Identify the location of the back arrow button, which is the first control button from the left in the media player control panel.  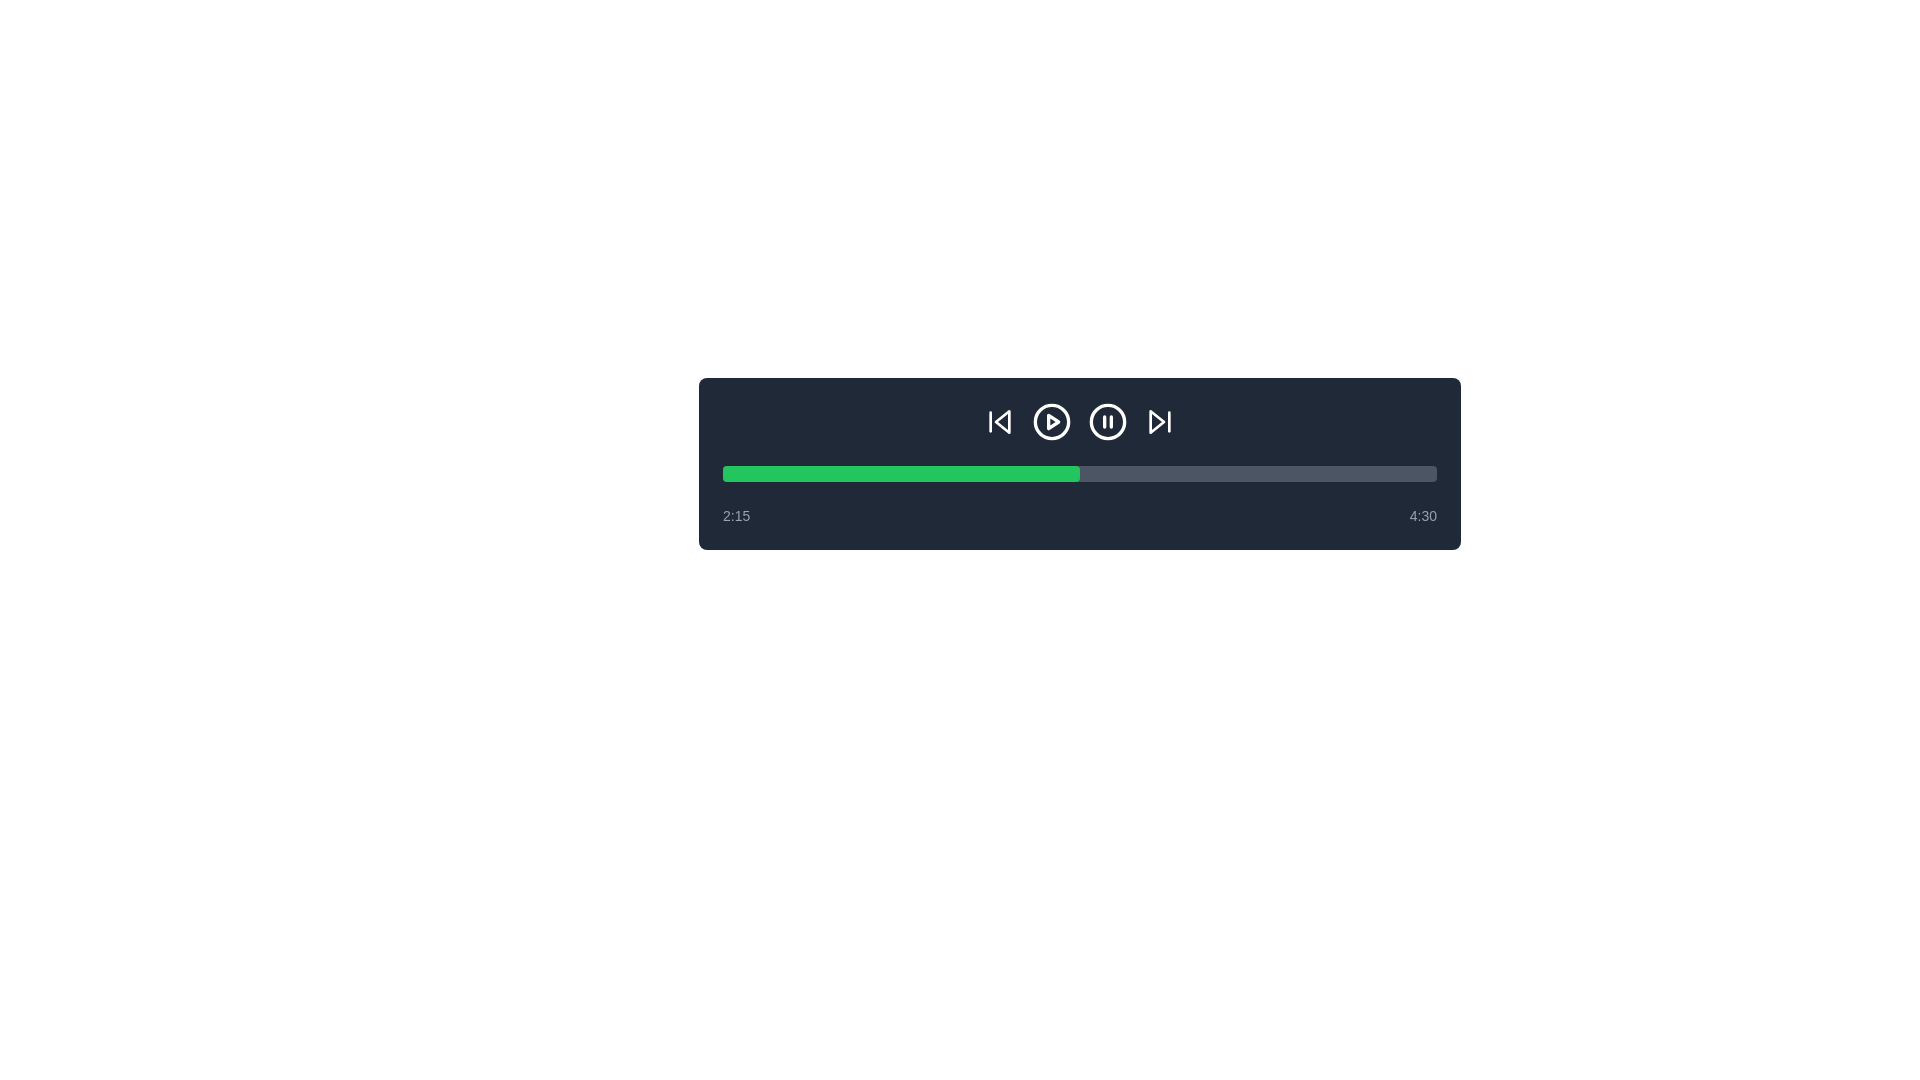
(999, 420).